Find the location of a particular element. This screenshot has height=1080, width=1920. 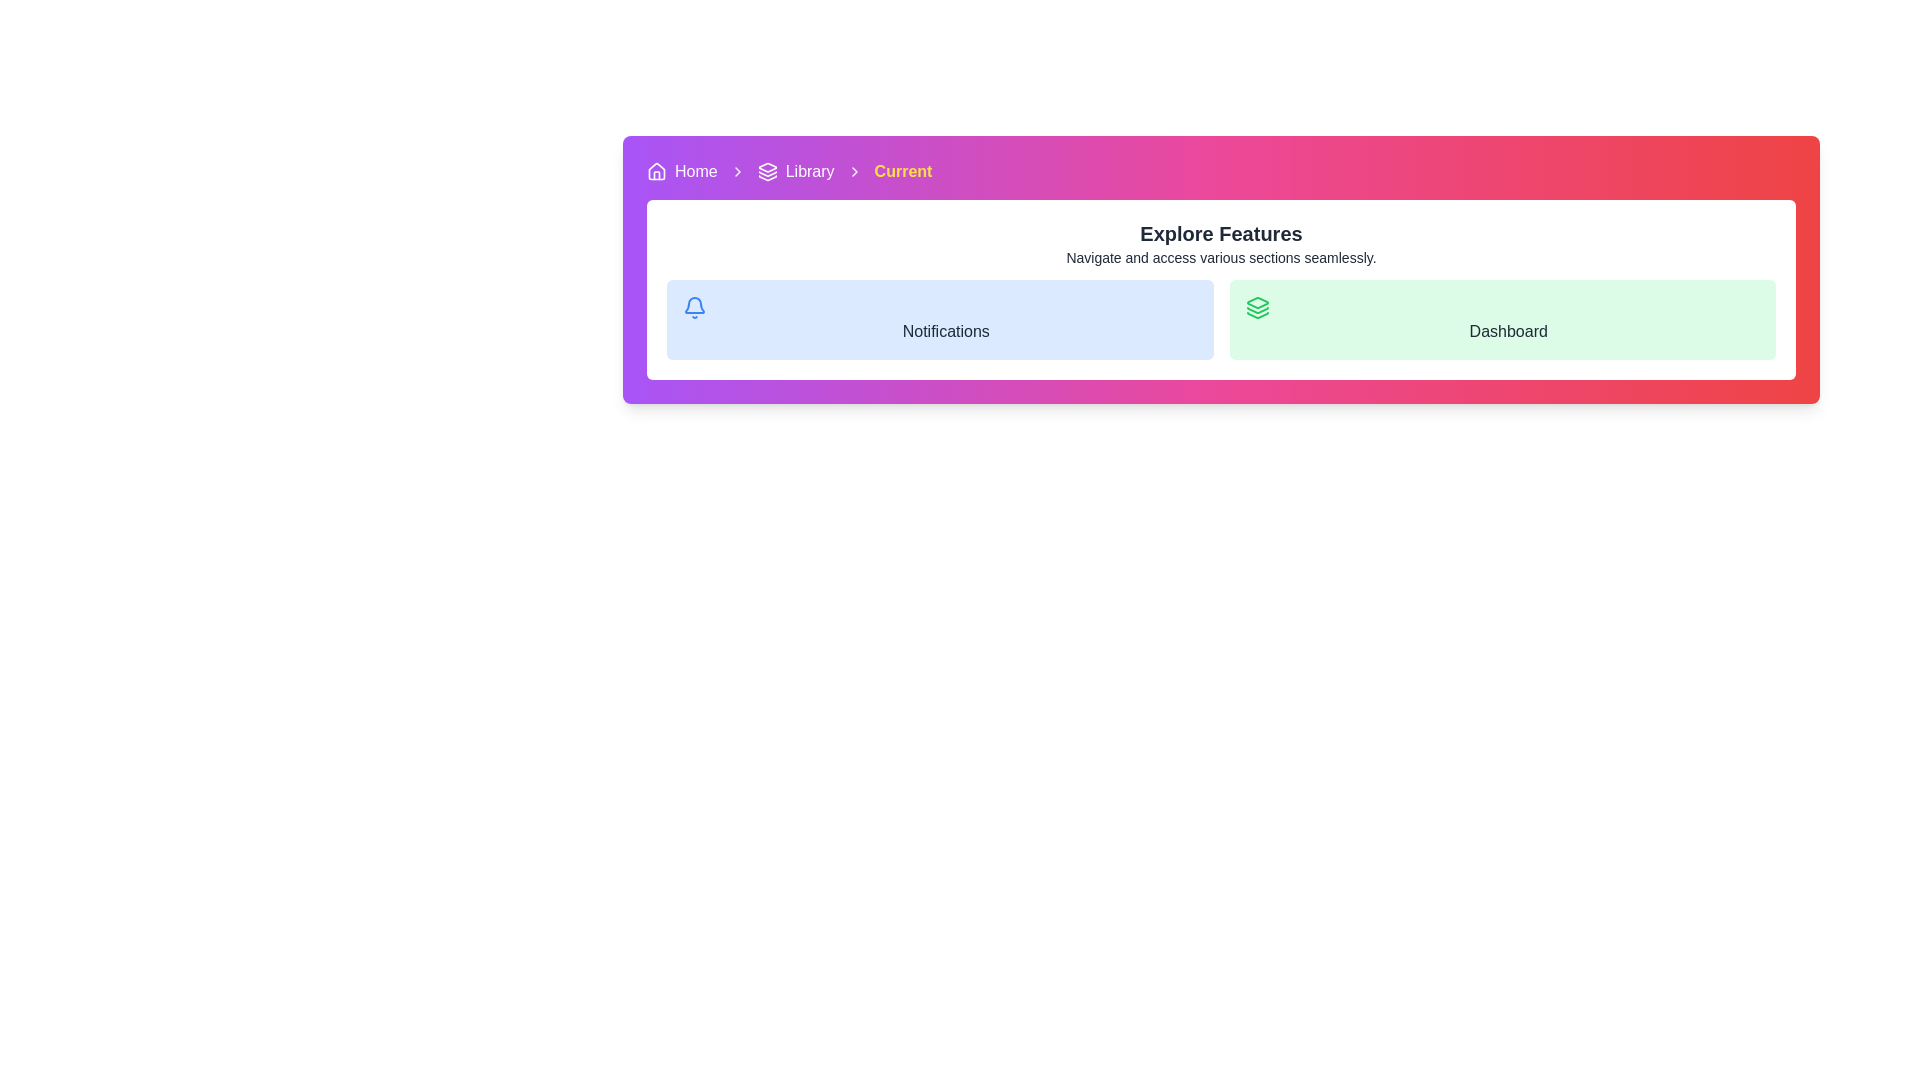

the bell icon with a blue outline that symbolizes notifications, located in the 'Notifications' section to the left of the 'Notifications' text is located at coordinates (695, 308).